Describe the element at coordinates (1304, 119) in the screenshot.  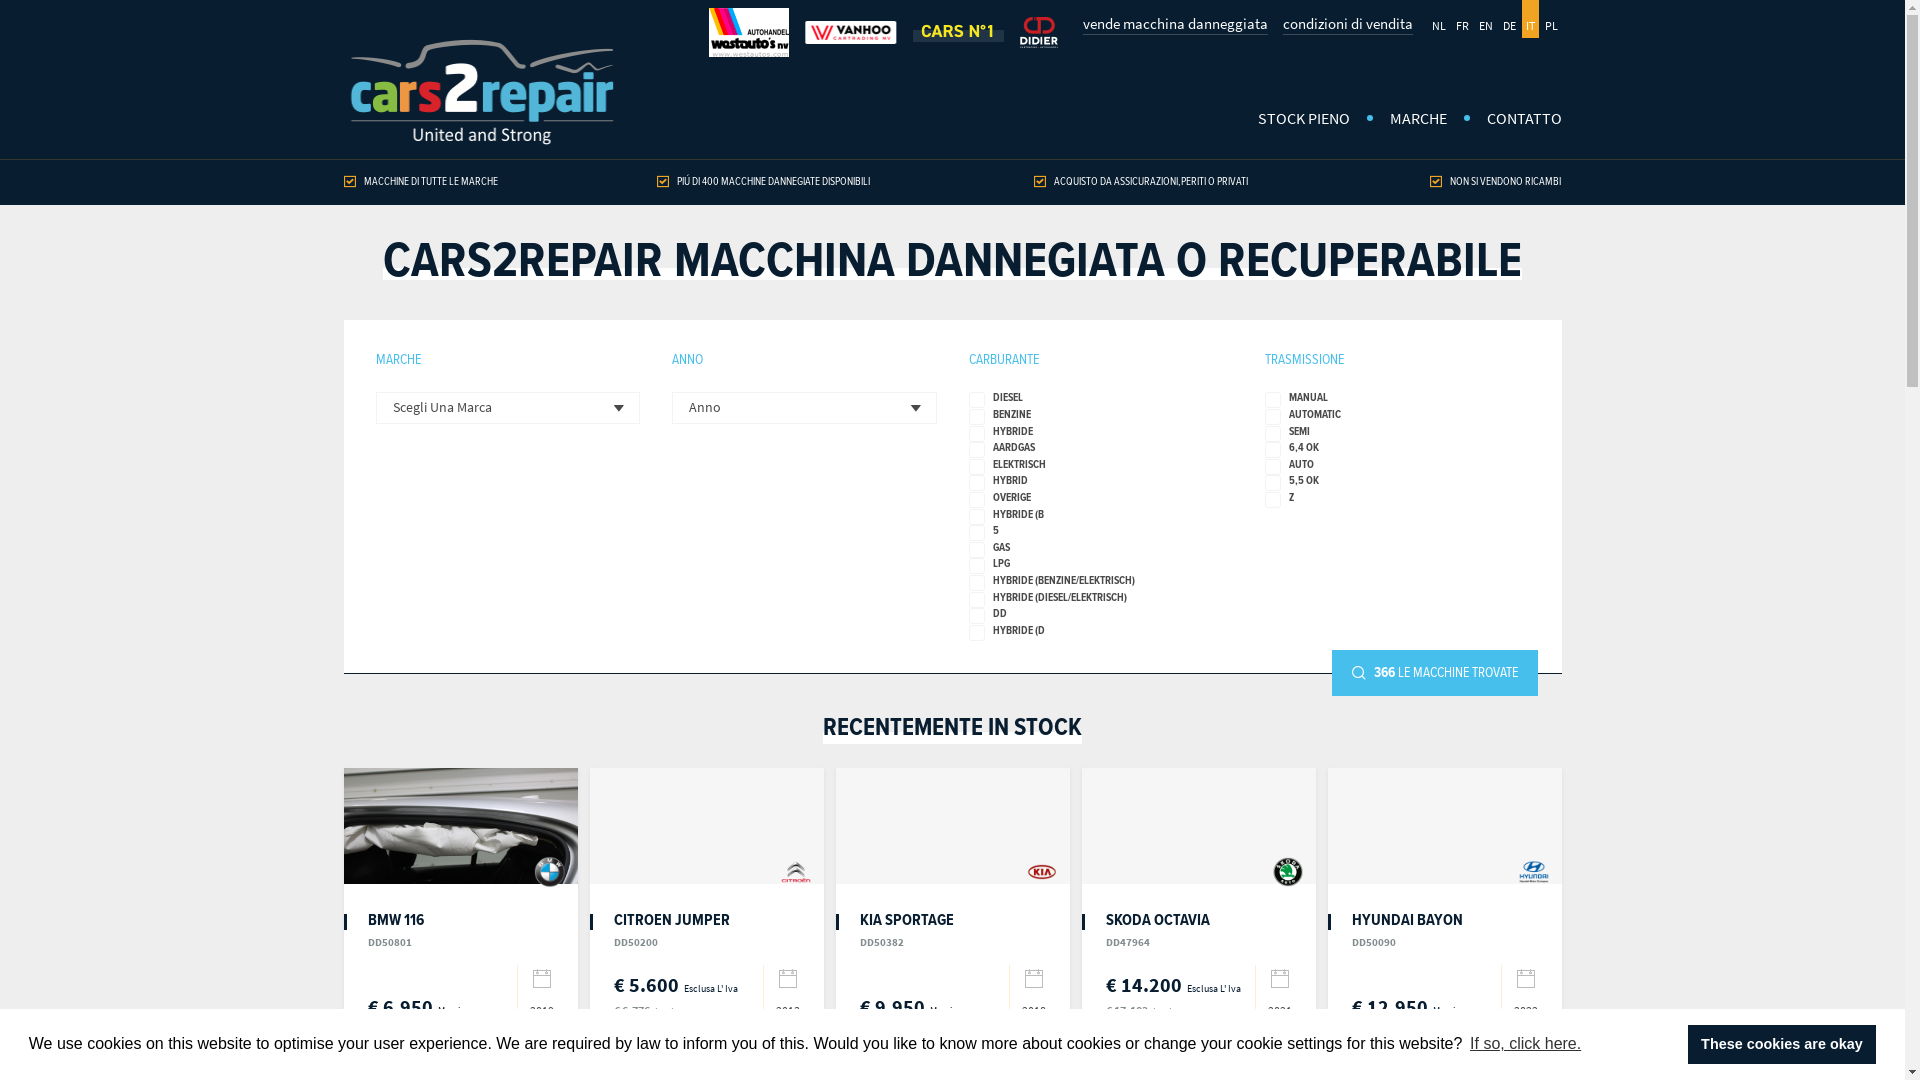
I see `'STOCK PIENO'` at that location.